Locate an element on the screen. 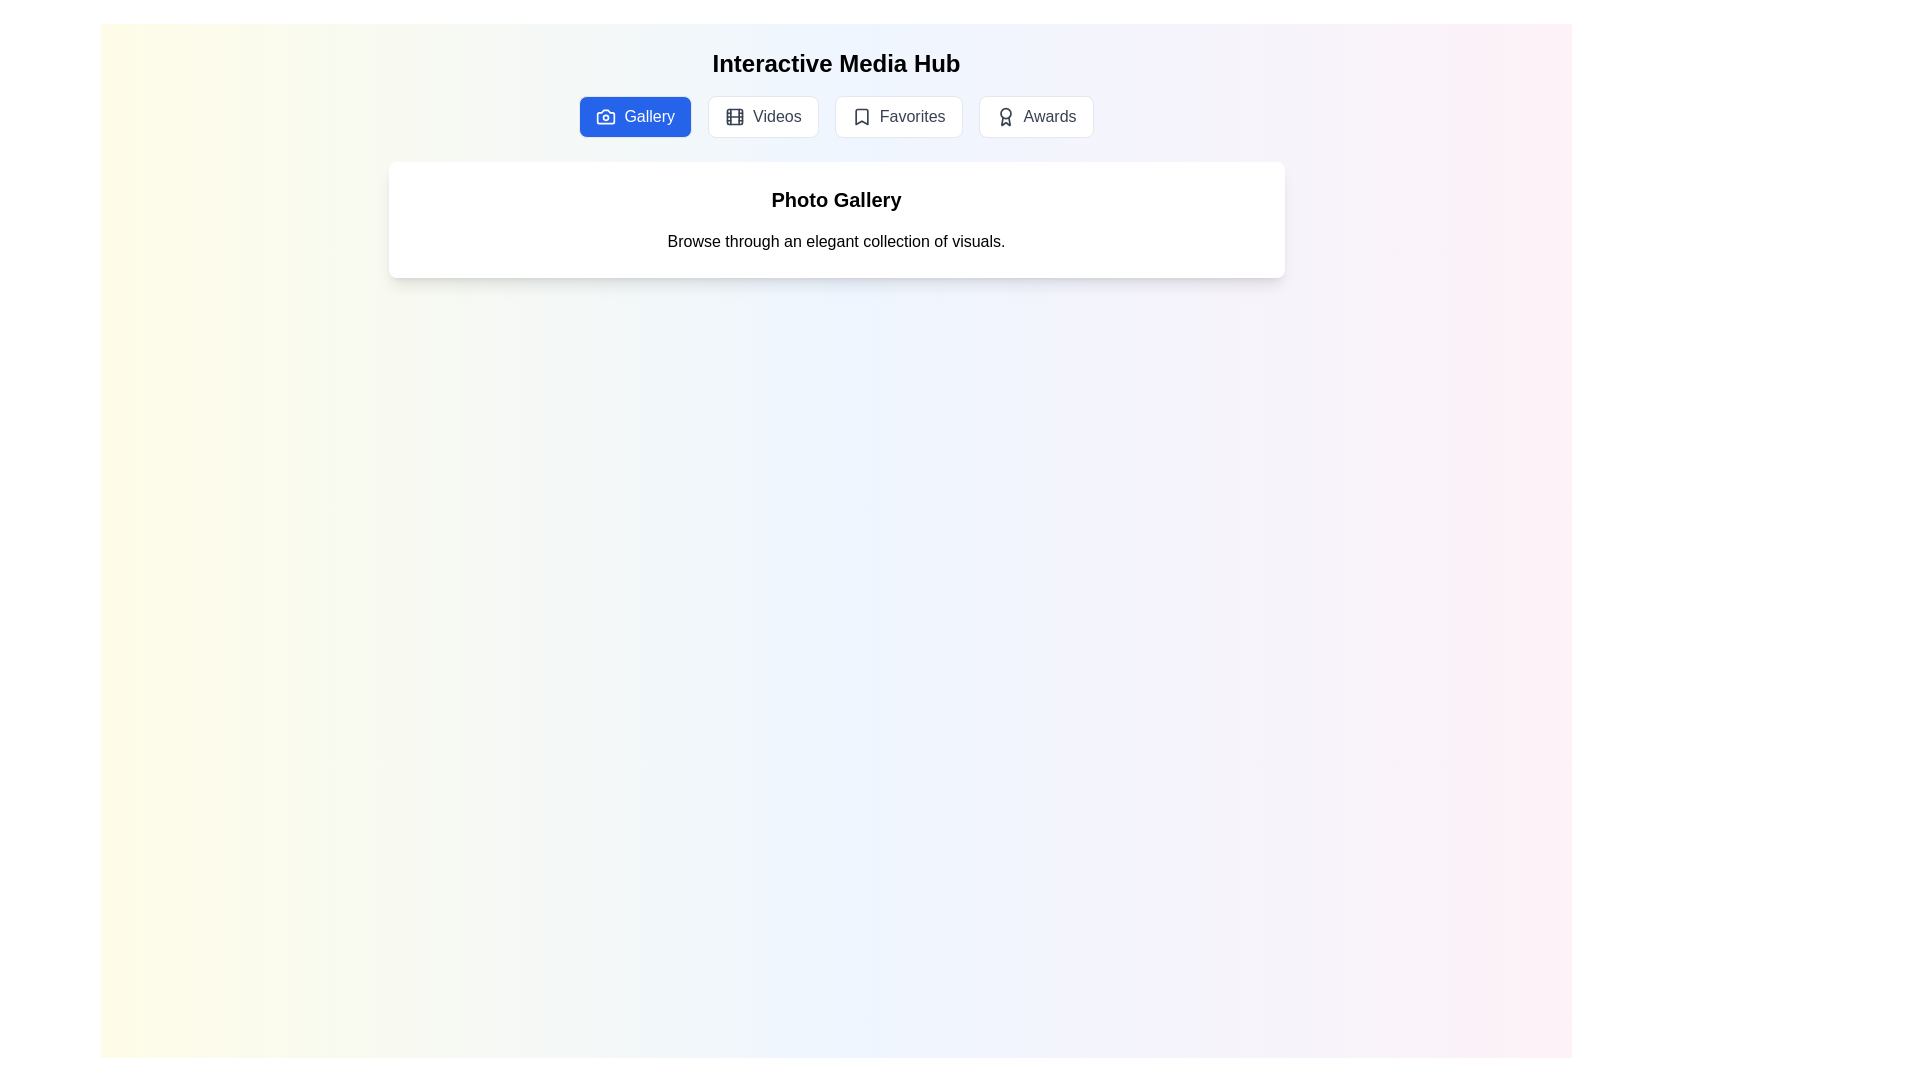 The width and height of the screenshot is (1920, 1080). the awards icon located in the middle of the 'Awards' button, the fourth button from the left in the horizontal navigation bar at the top of the interface is located at coordinates (1005, 116).